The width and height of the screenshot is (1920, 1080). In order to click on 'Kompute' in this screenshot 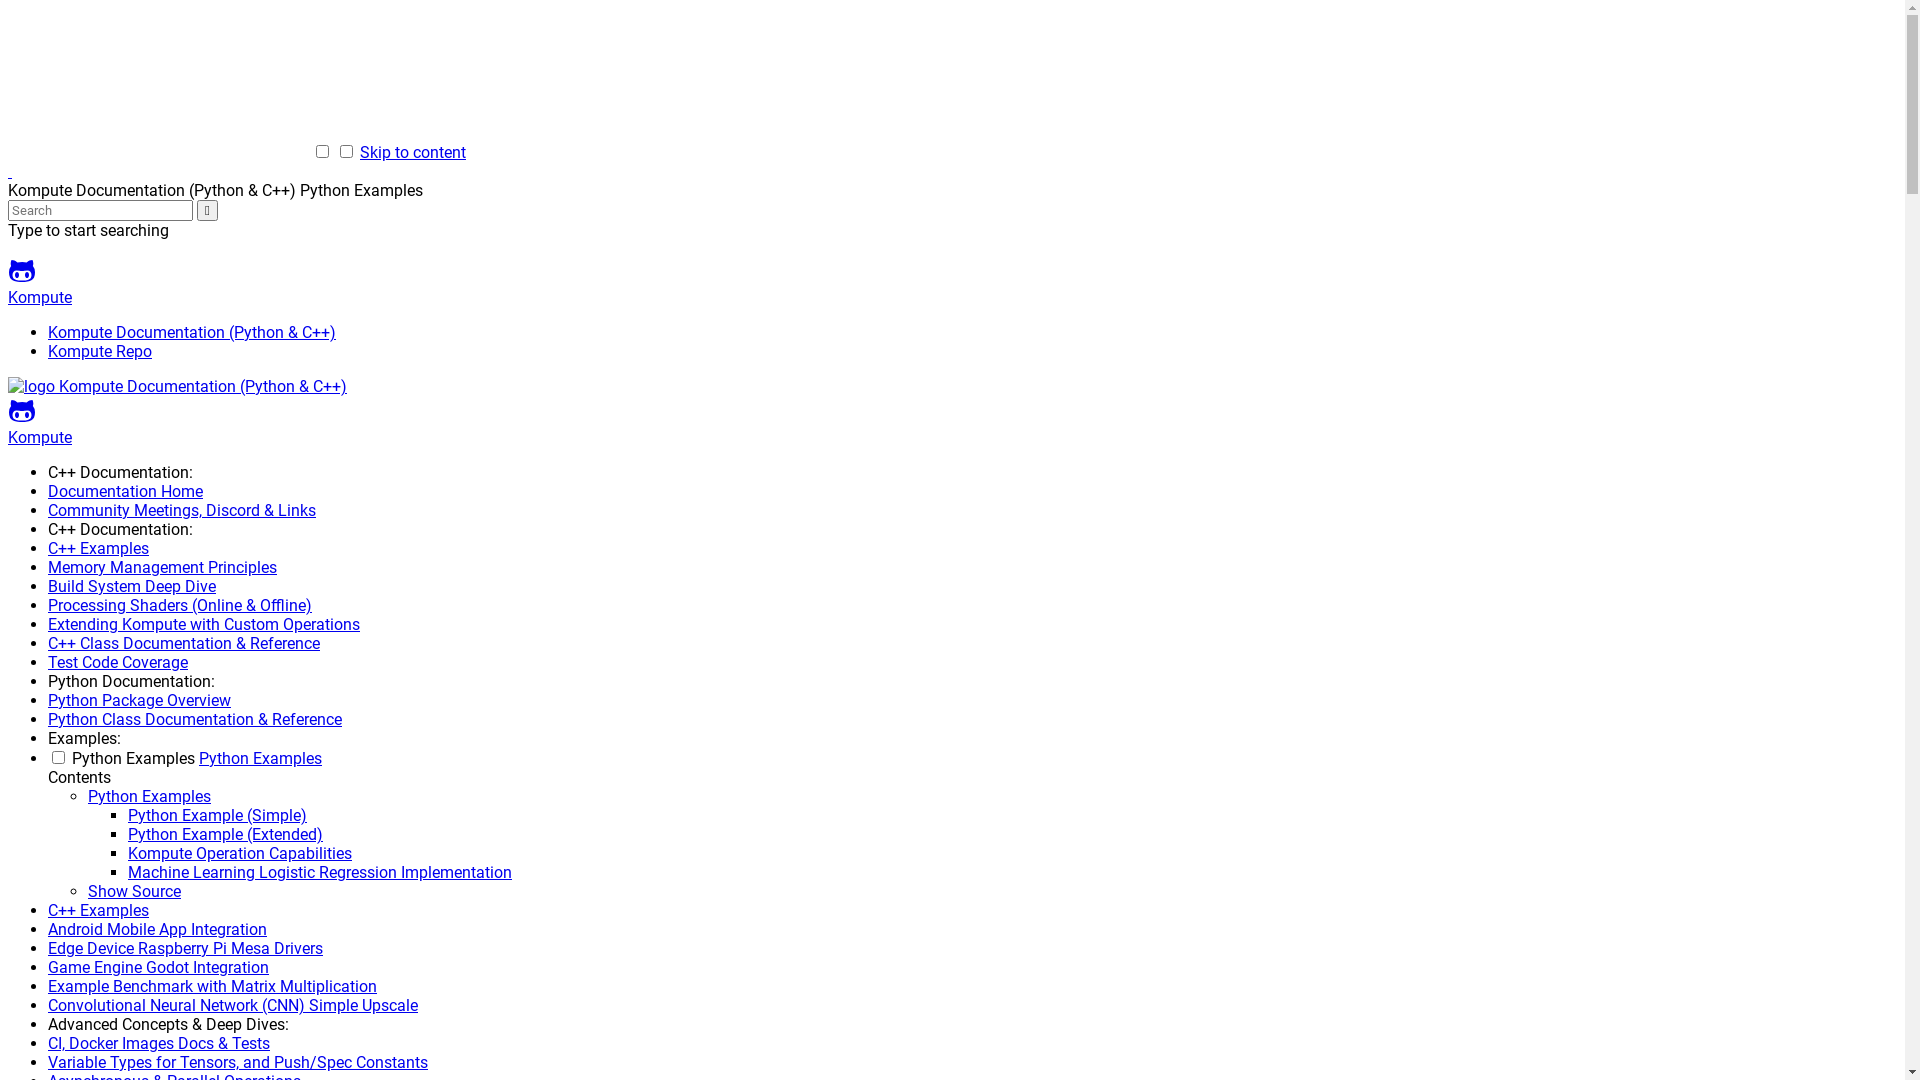, I will do `click(951, 281)`.